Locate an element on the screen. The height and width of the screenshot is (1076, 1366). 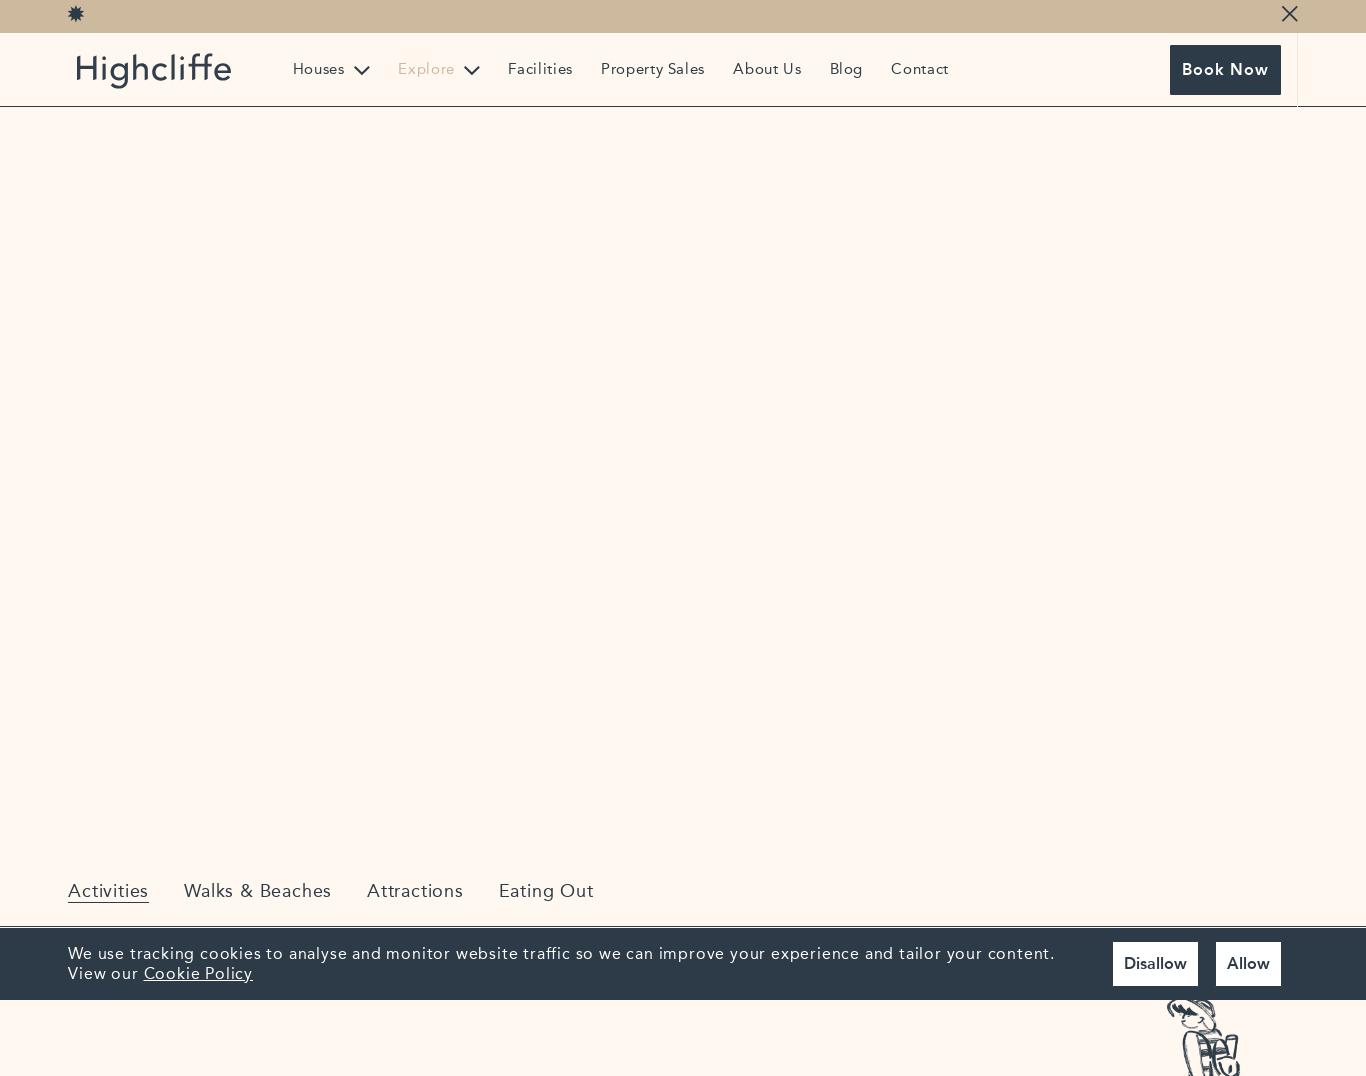
'Contact' is located at coordinates (890, 68).